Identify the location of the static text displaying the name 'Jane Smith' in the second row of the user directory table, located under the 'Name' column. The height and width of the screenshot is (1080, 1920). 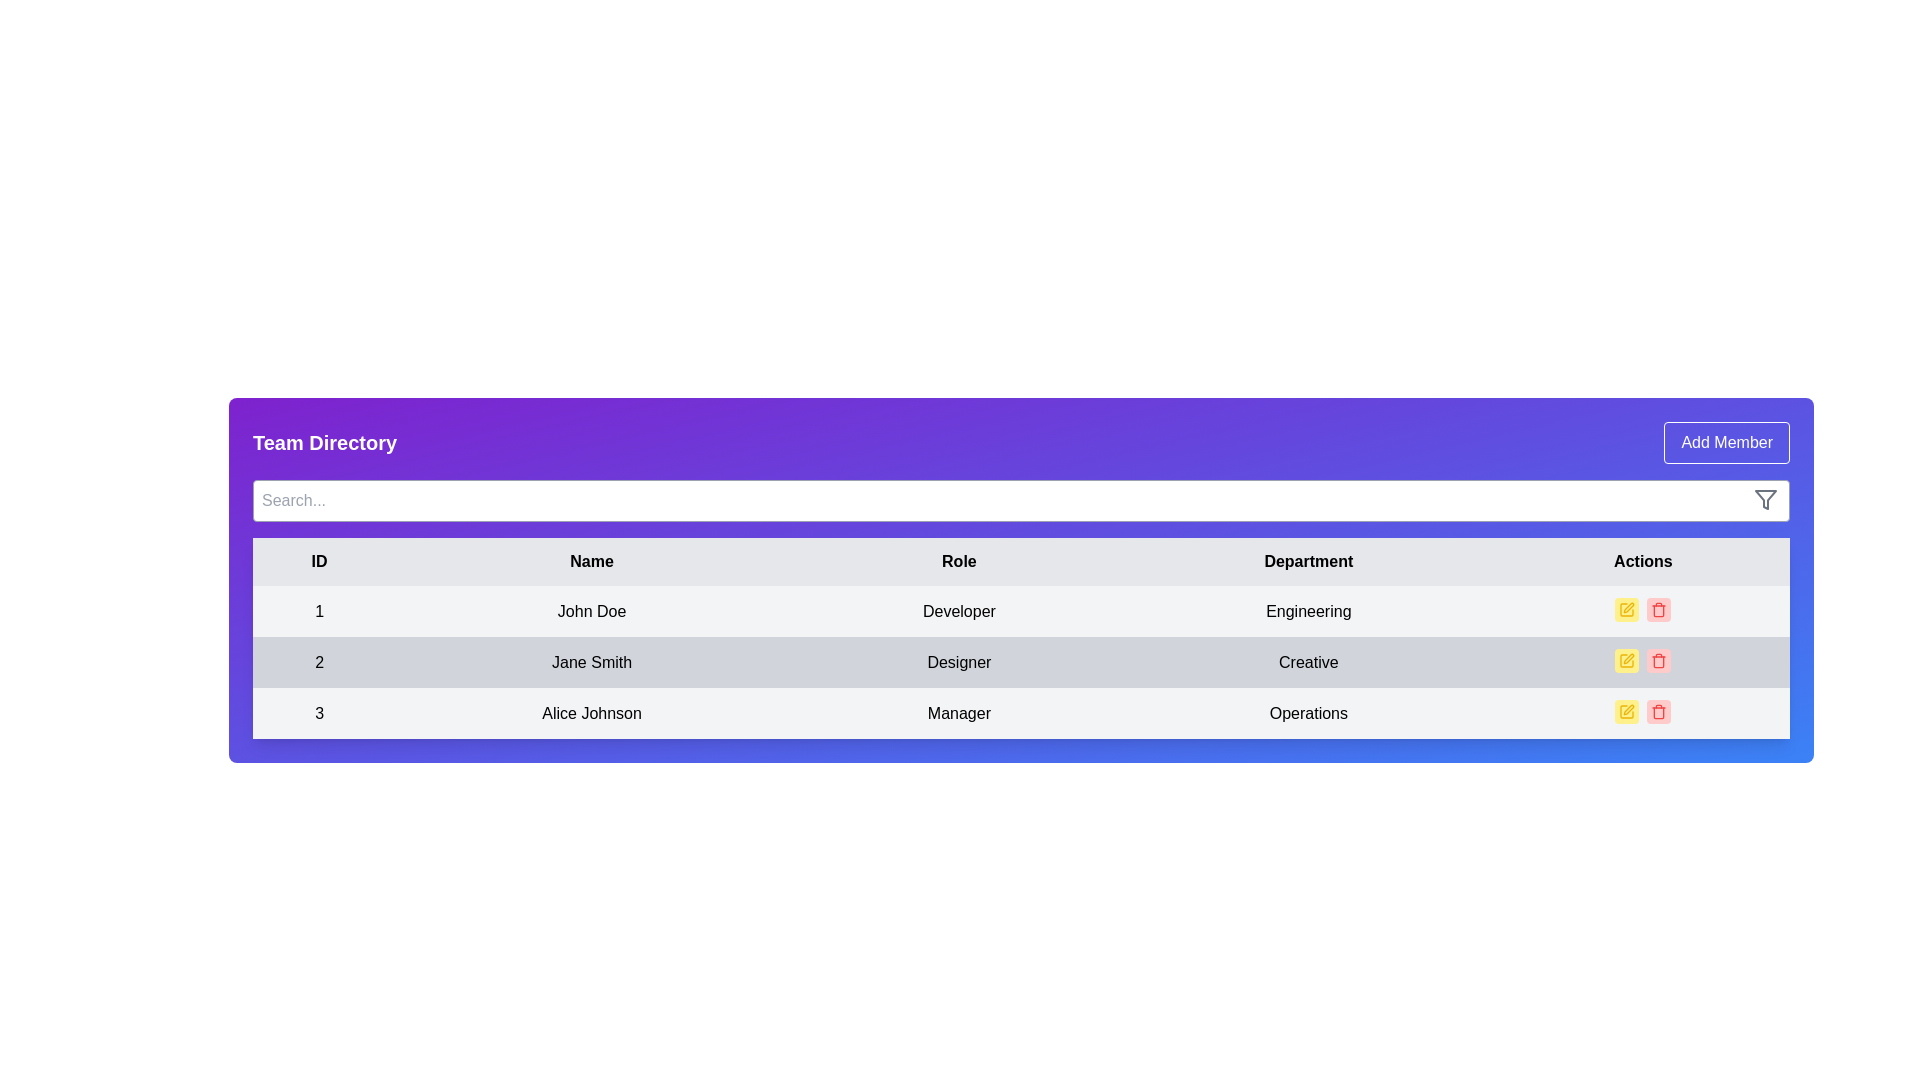
(591, 662).